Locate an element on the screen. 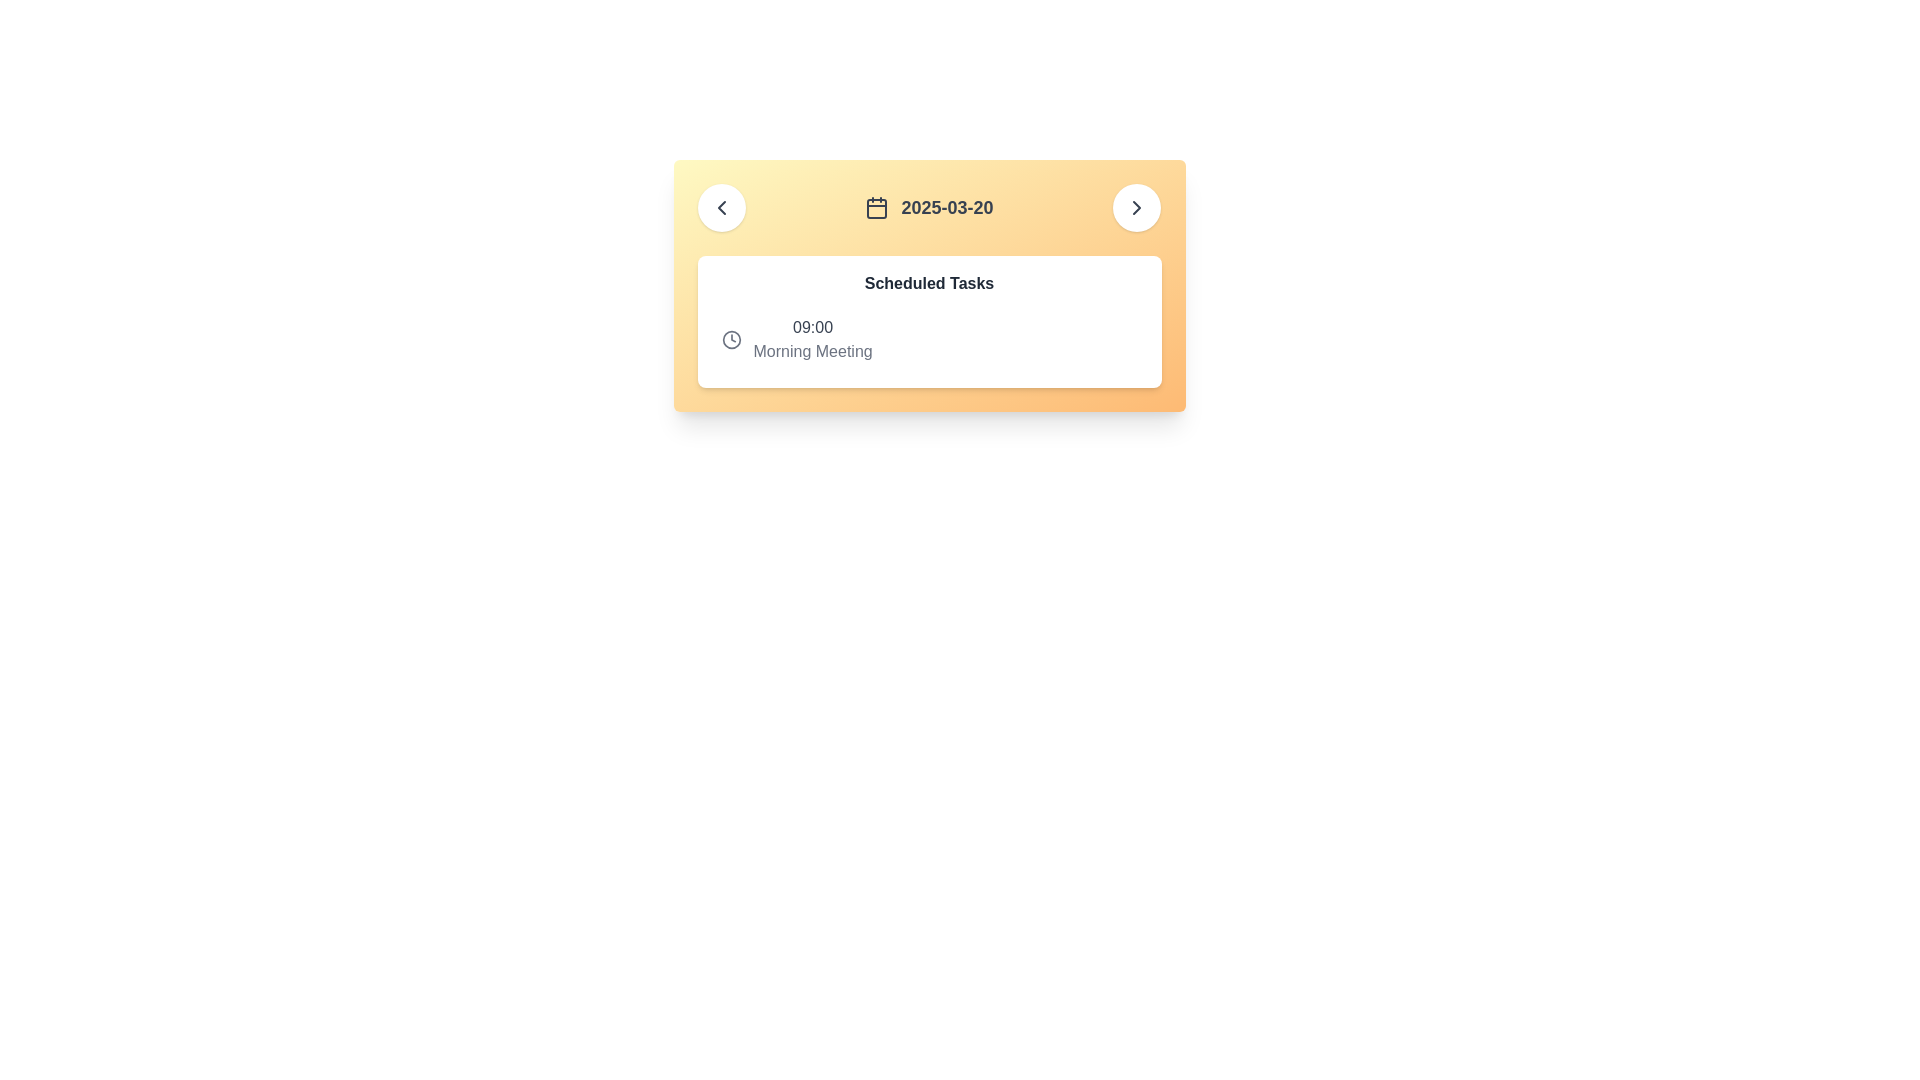  the Chevron icon located in the leftmost circular button of the top section to trigger a tooltip or visual feedback is located at coordinates (720, 208).